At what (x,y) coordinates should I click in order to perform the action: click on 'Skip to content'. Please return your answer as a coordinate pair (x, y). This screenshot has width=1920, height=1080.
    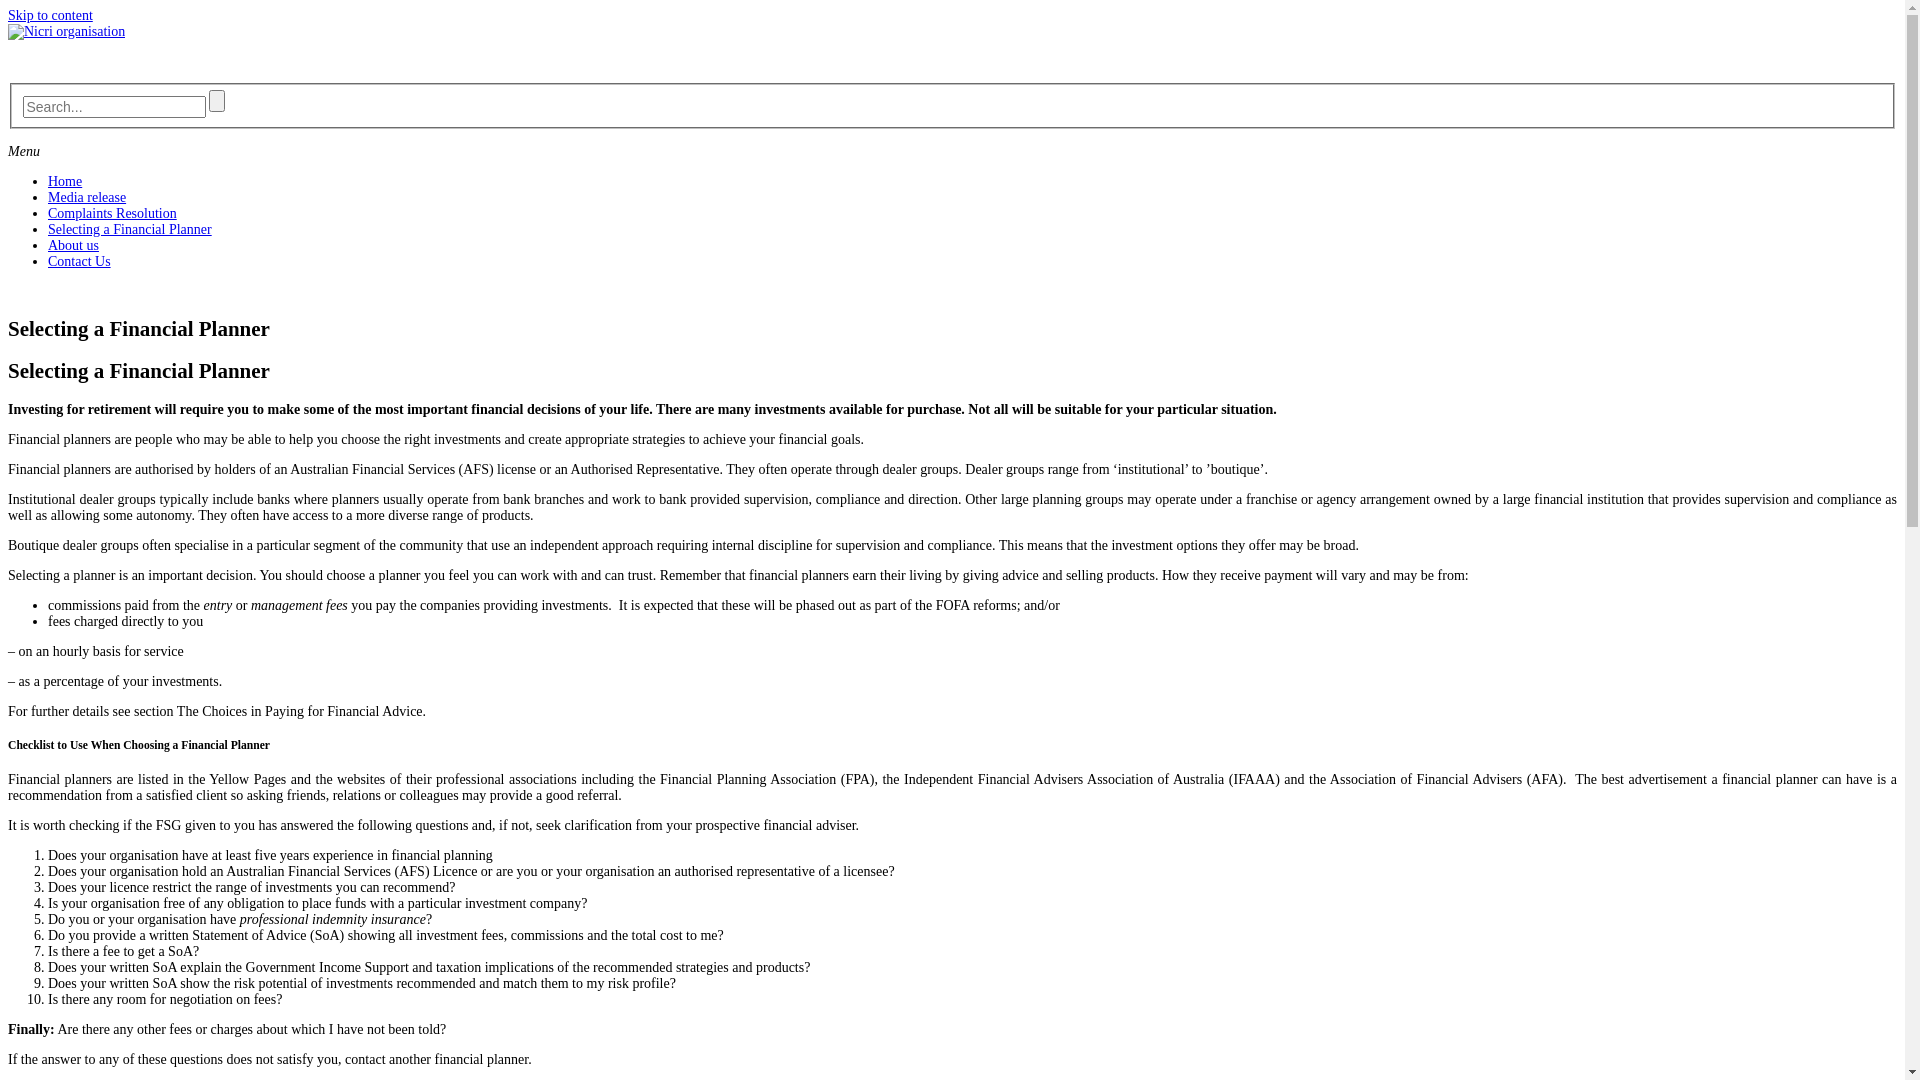
    Looking at the image, I should click on (8, 15).